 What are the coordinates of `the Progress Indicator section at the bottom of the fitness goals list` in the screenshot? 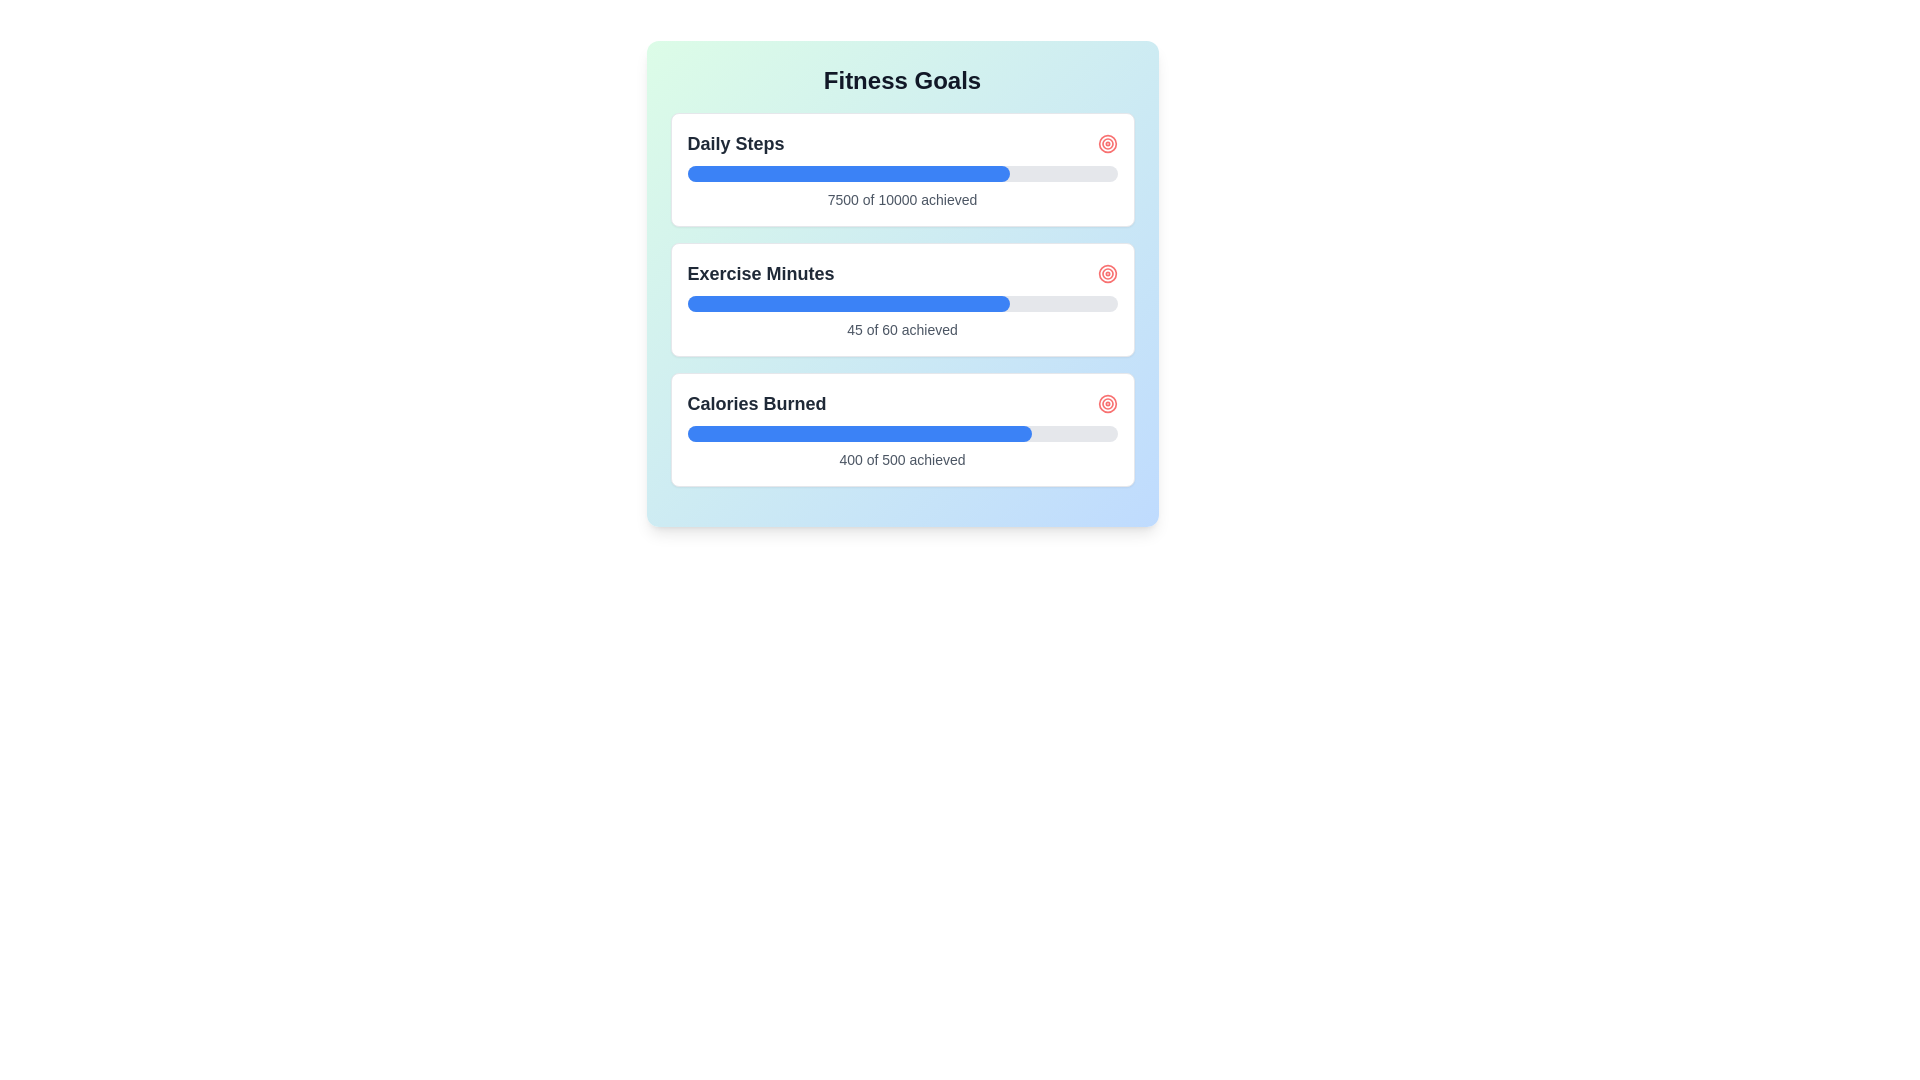 It's located at (901, 428).